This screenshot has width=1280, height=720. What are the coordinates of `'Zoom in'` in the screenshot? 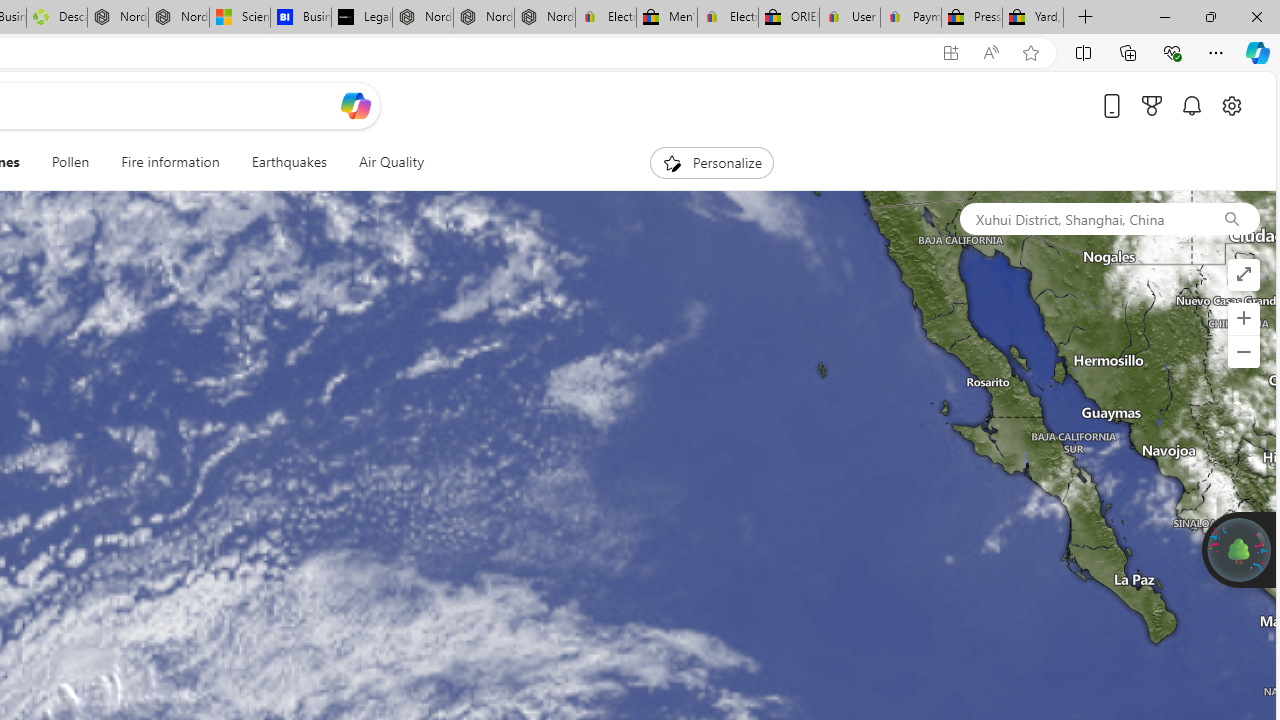 It's located at (1242, 317).